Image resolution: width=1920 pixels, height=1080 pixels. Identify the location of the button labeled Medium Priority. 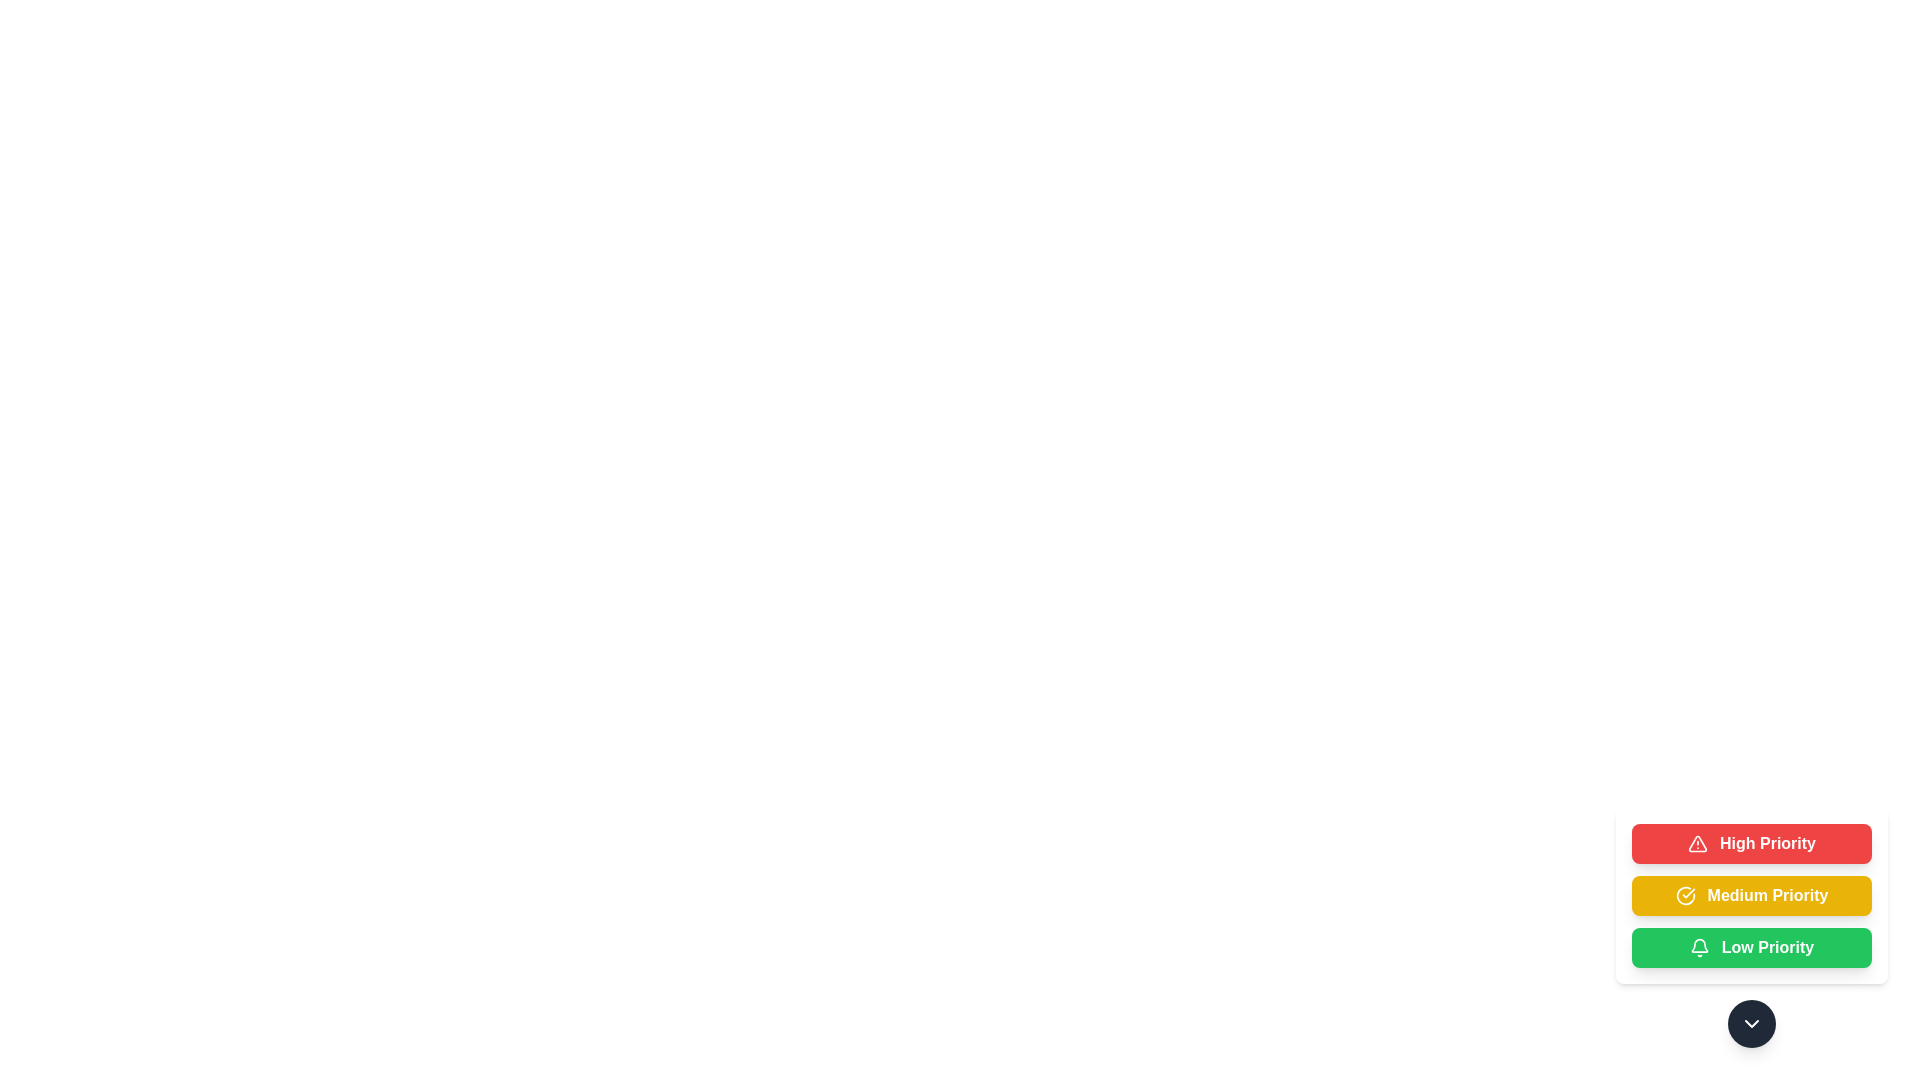
(1751, 894).